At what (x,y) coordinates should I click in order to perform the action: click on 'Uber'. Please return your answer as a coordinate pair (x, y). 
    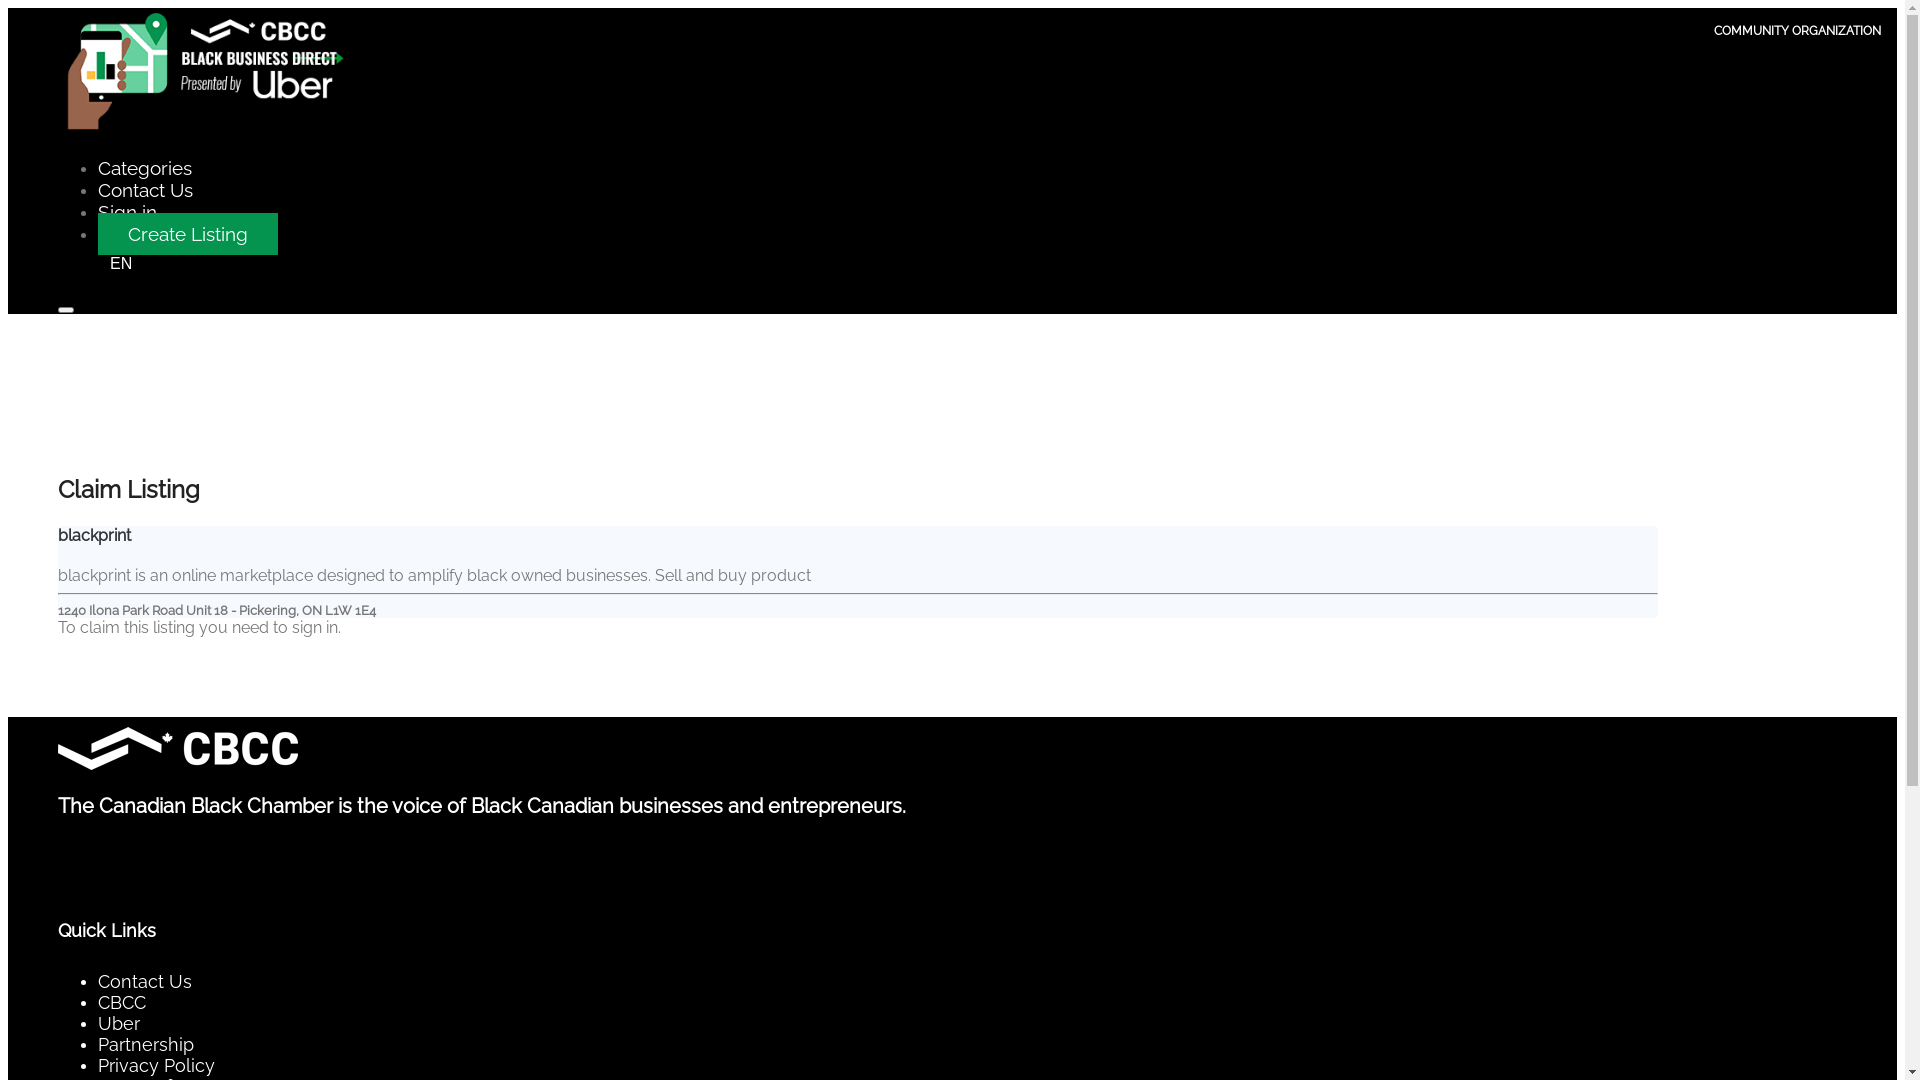
    Looking at the image, I should click on (118, 1023).